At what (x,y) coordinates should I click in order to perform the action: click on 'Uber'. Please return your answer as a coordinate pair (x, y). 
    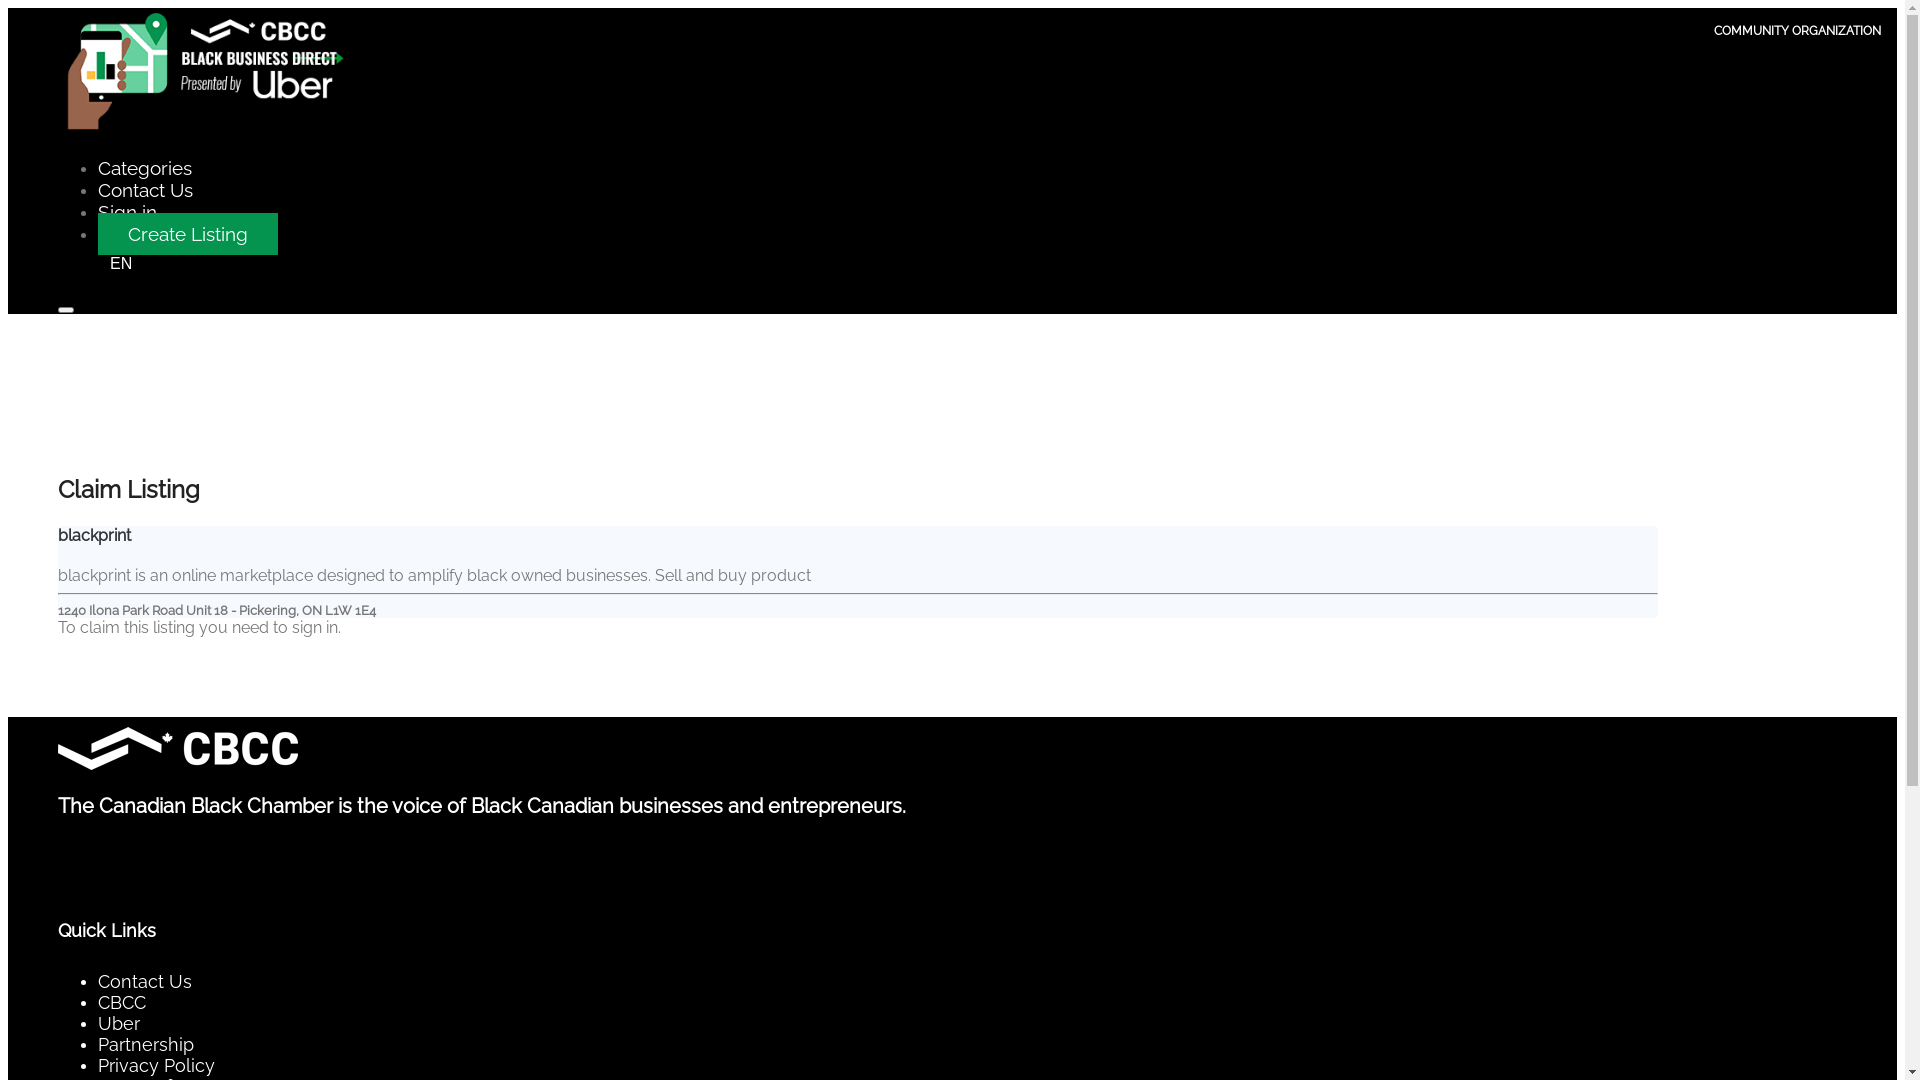
    Looking at the image, I should click on (118, 1023).